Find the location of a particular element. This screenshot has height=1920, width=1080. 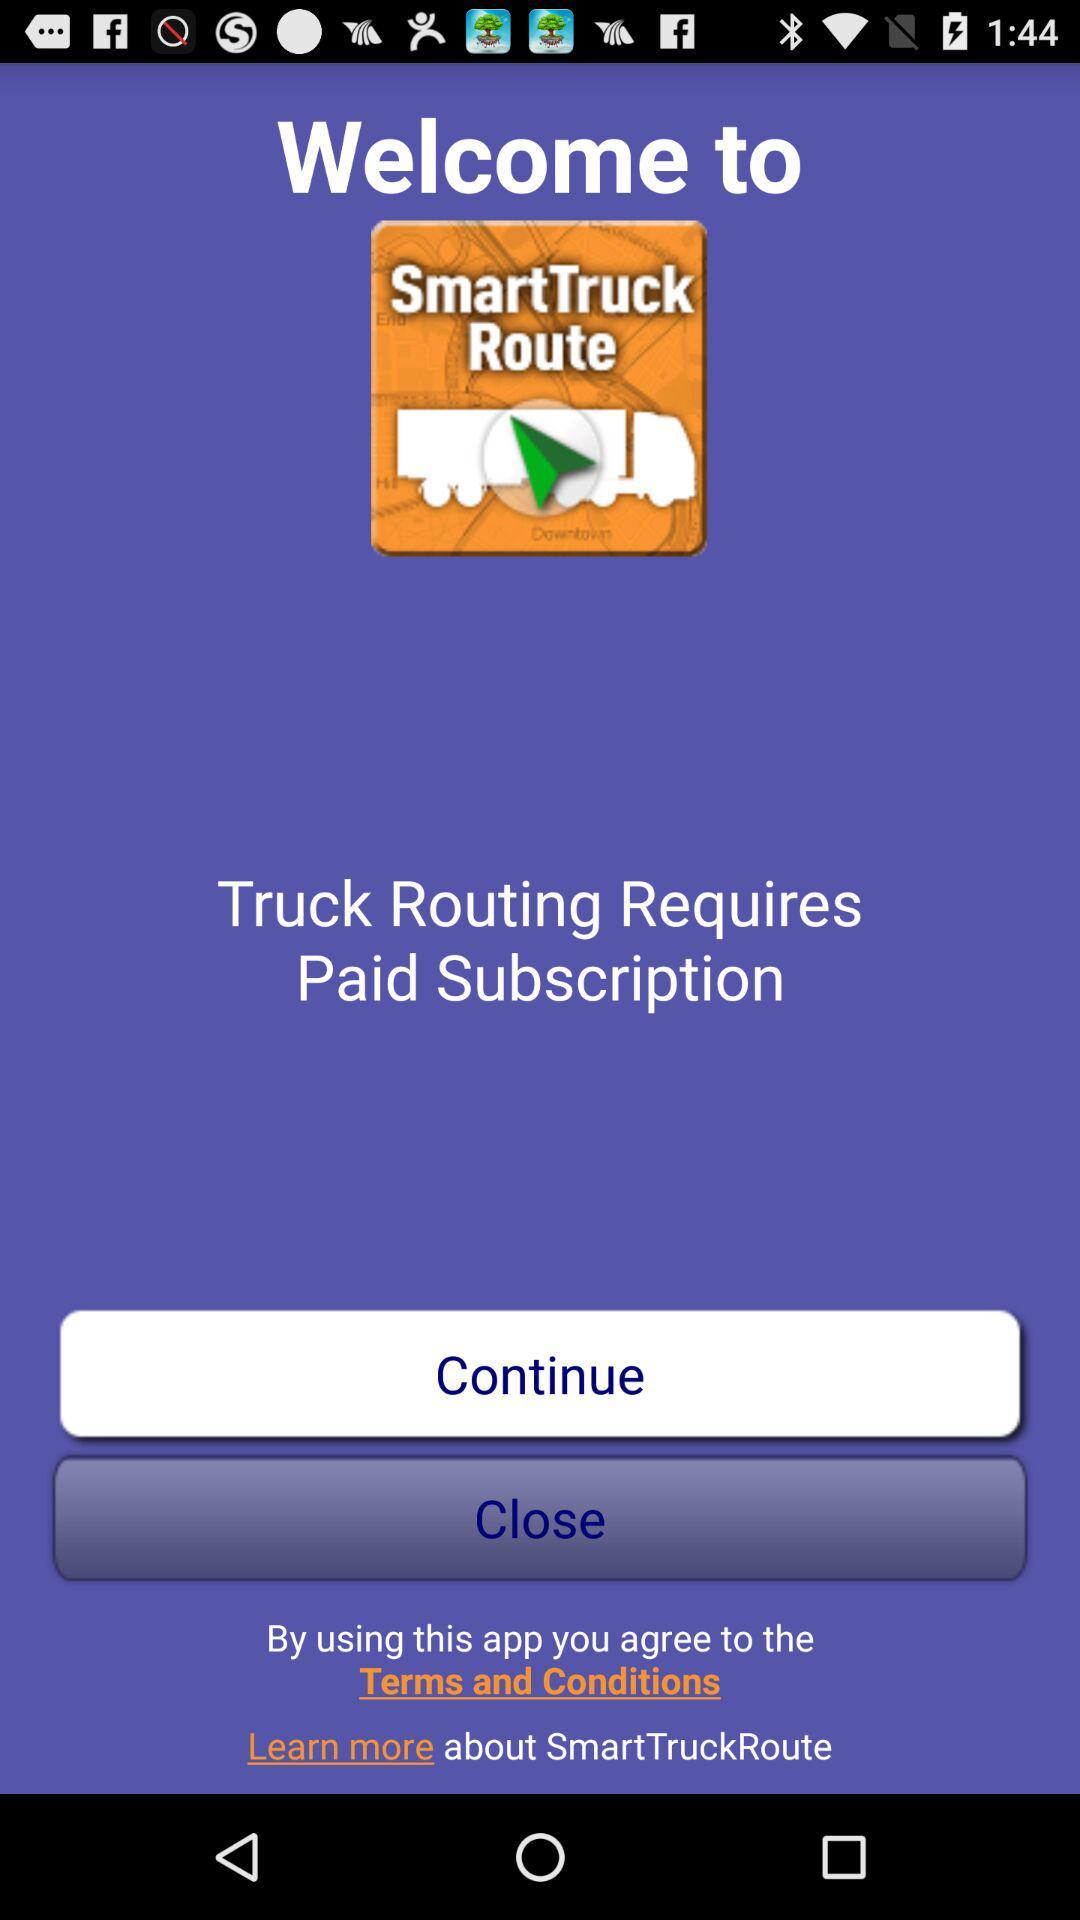

the by using this item is located at coordinates (540, 1650).